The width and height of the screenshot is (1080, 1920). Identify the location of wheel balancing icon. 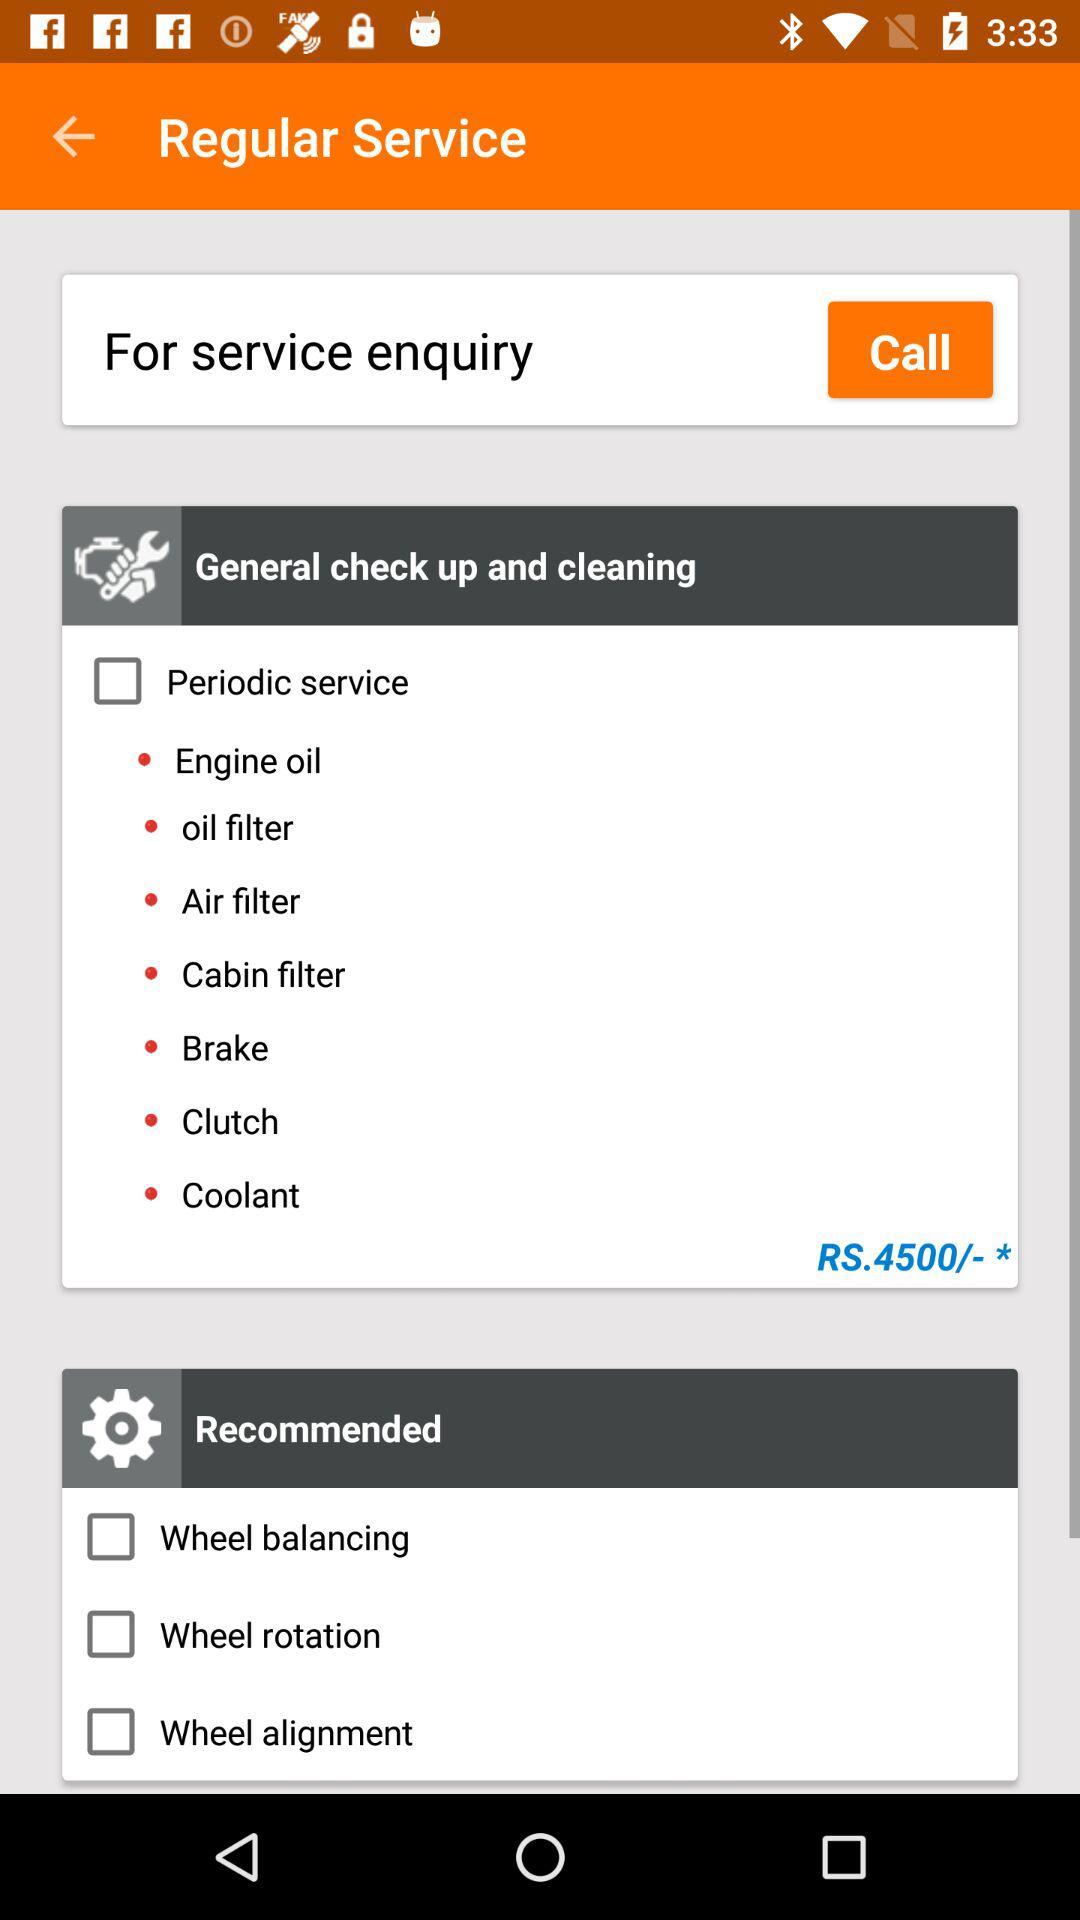
(540, 1535).